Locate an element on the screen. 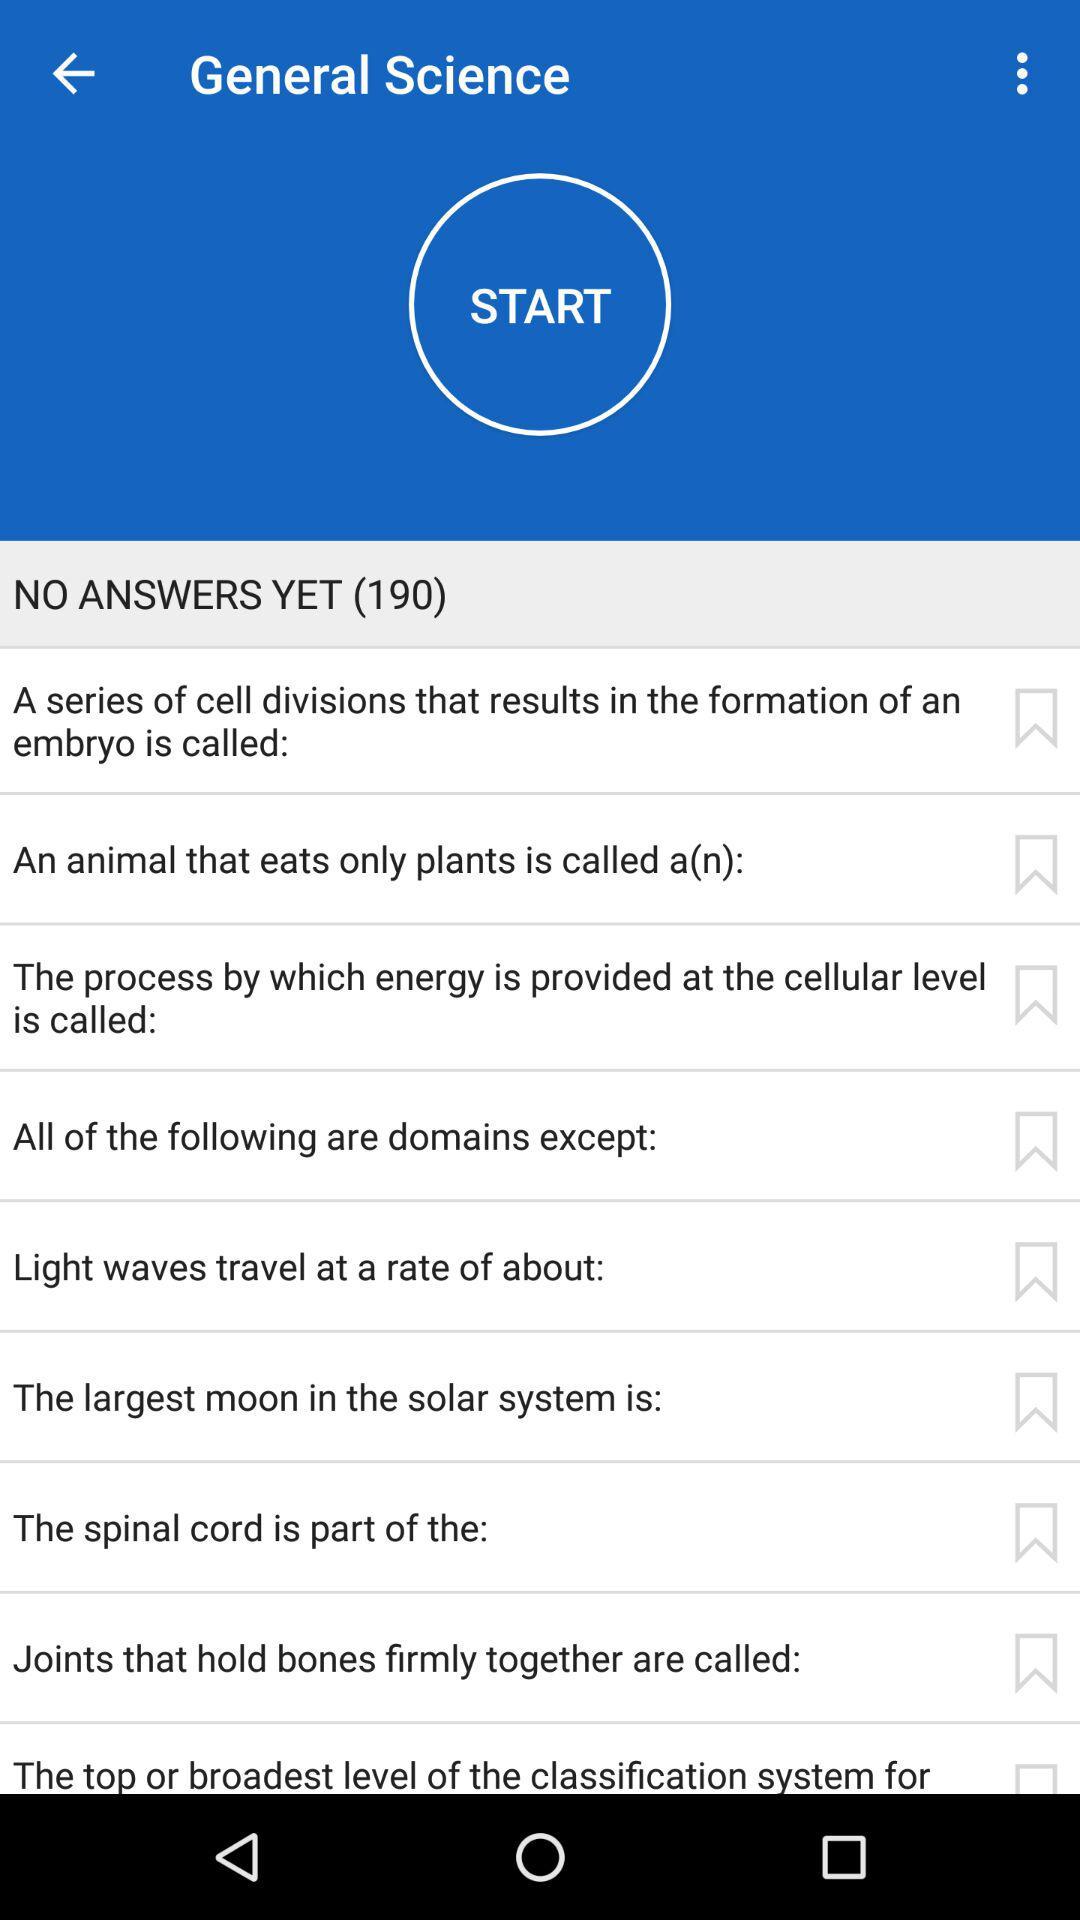 The height and width of the screenshot is (1920, 1080). the app to the right of the the spinal cord item is located at coordinates (1035, 1532).